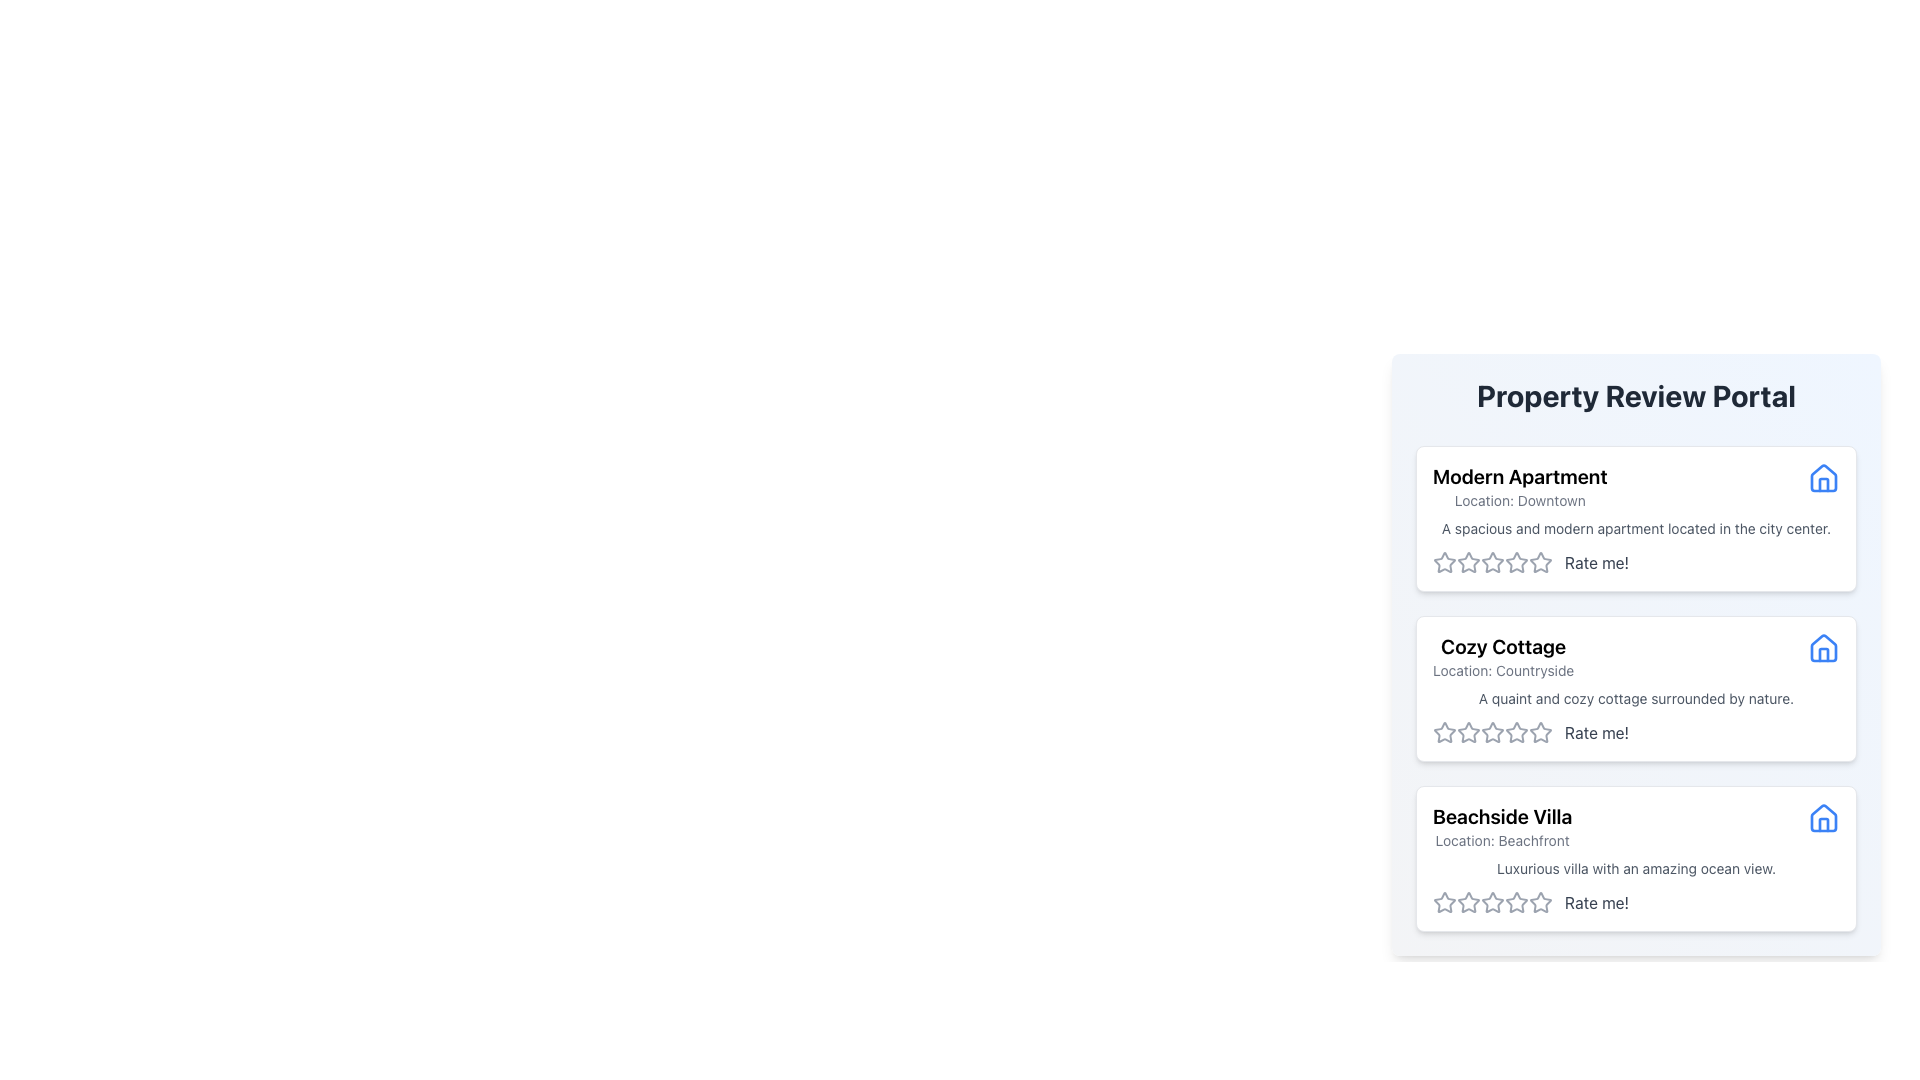 This screenshot has width=1920, height=1080. Describe the element at coordinates (1444, 732) in the screenshot. I see `the first Rating Star Icon under the 'Cozy Cottage' property in the Property Review Portal to affect neighboring stars` at that location.